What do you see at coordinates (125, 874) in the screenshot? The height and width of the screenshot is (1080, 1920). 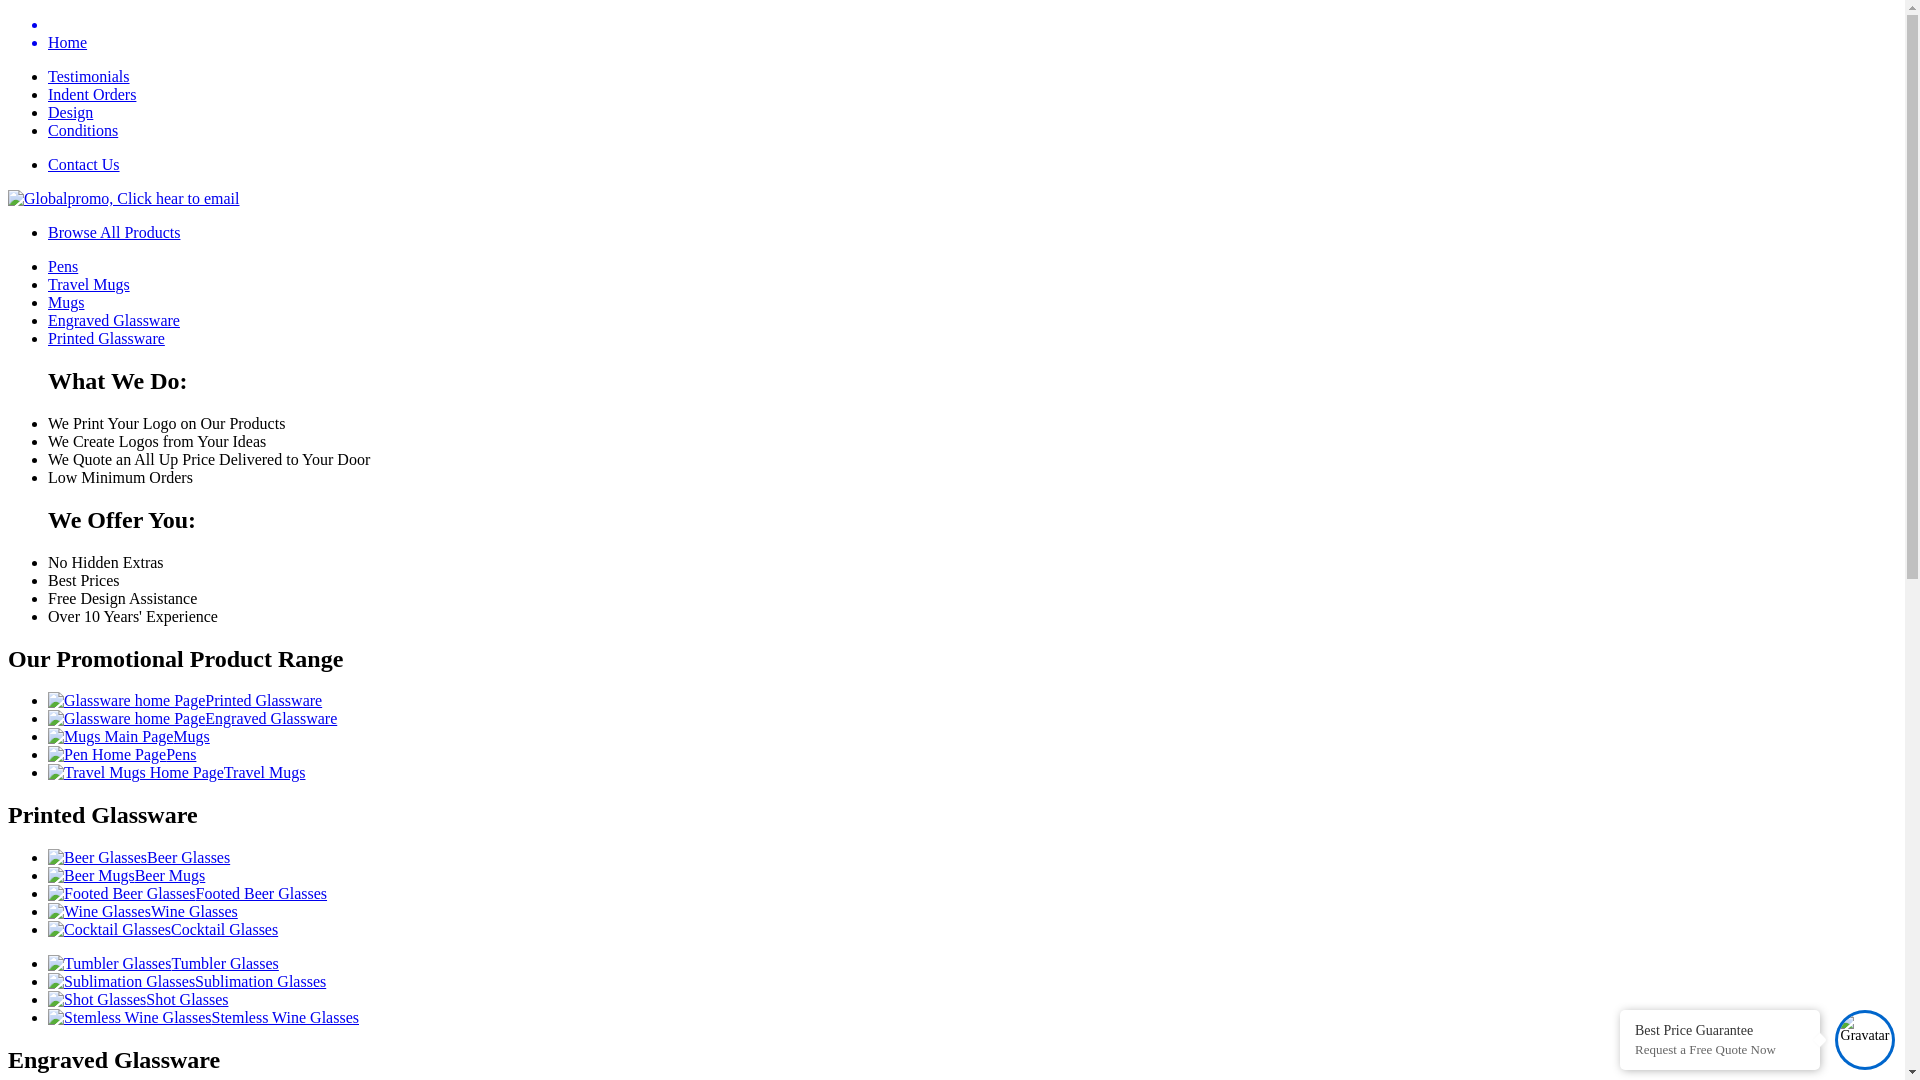 I see `'Beer Mugs'` at bounding box center [125, 874].